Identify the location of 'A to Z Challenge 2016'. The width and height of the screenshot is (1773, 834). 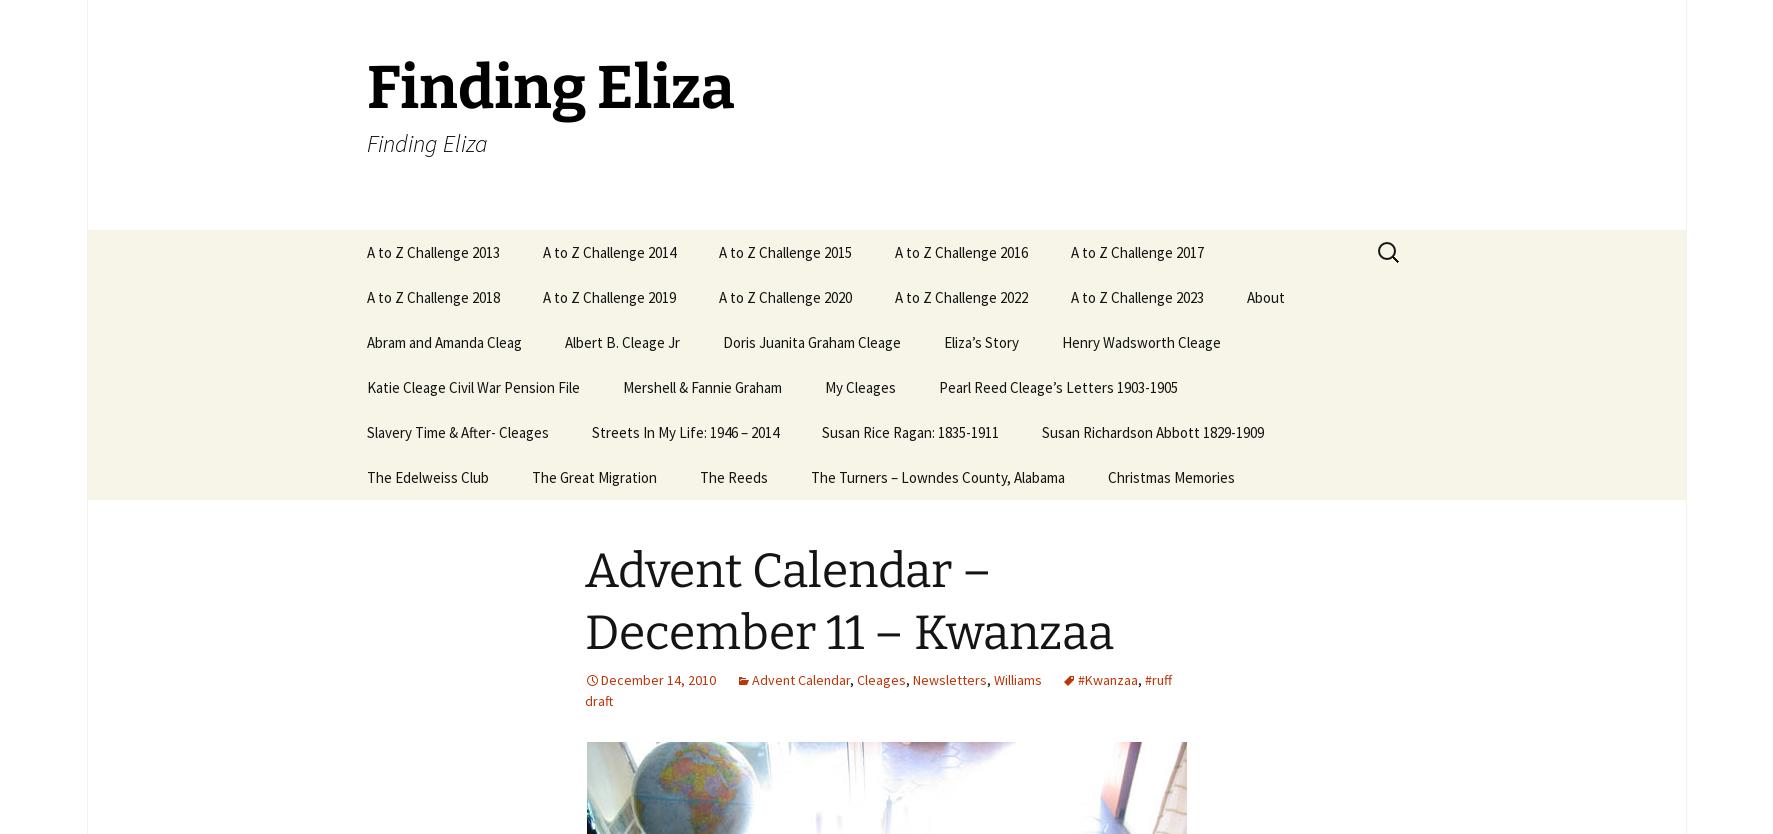
(960, 251).